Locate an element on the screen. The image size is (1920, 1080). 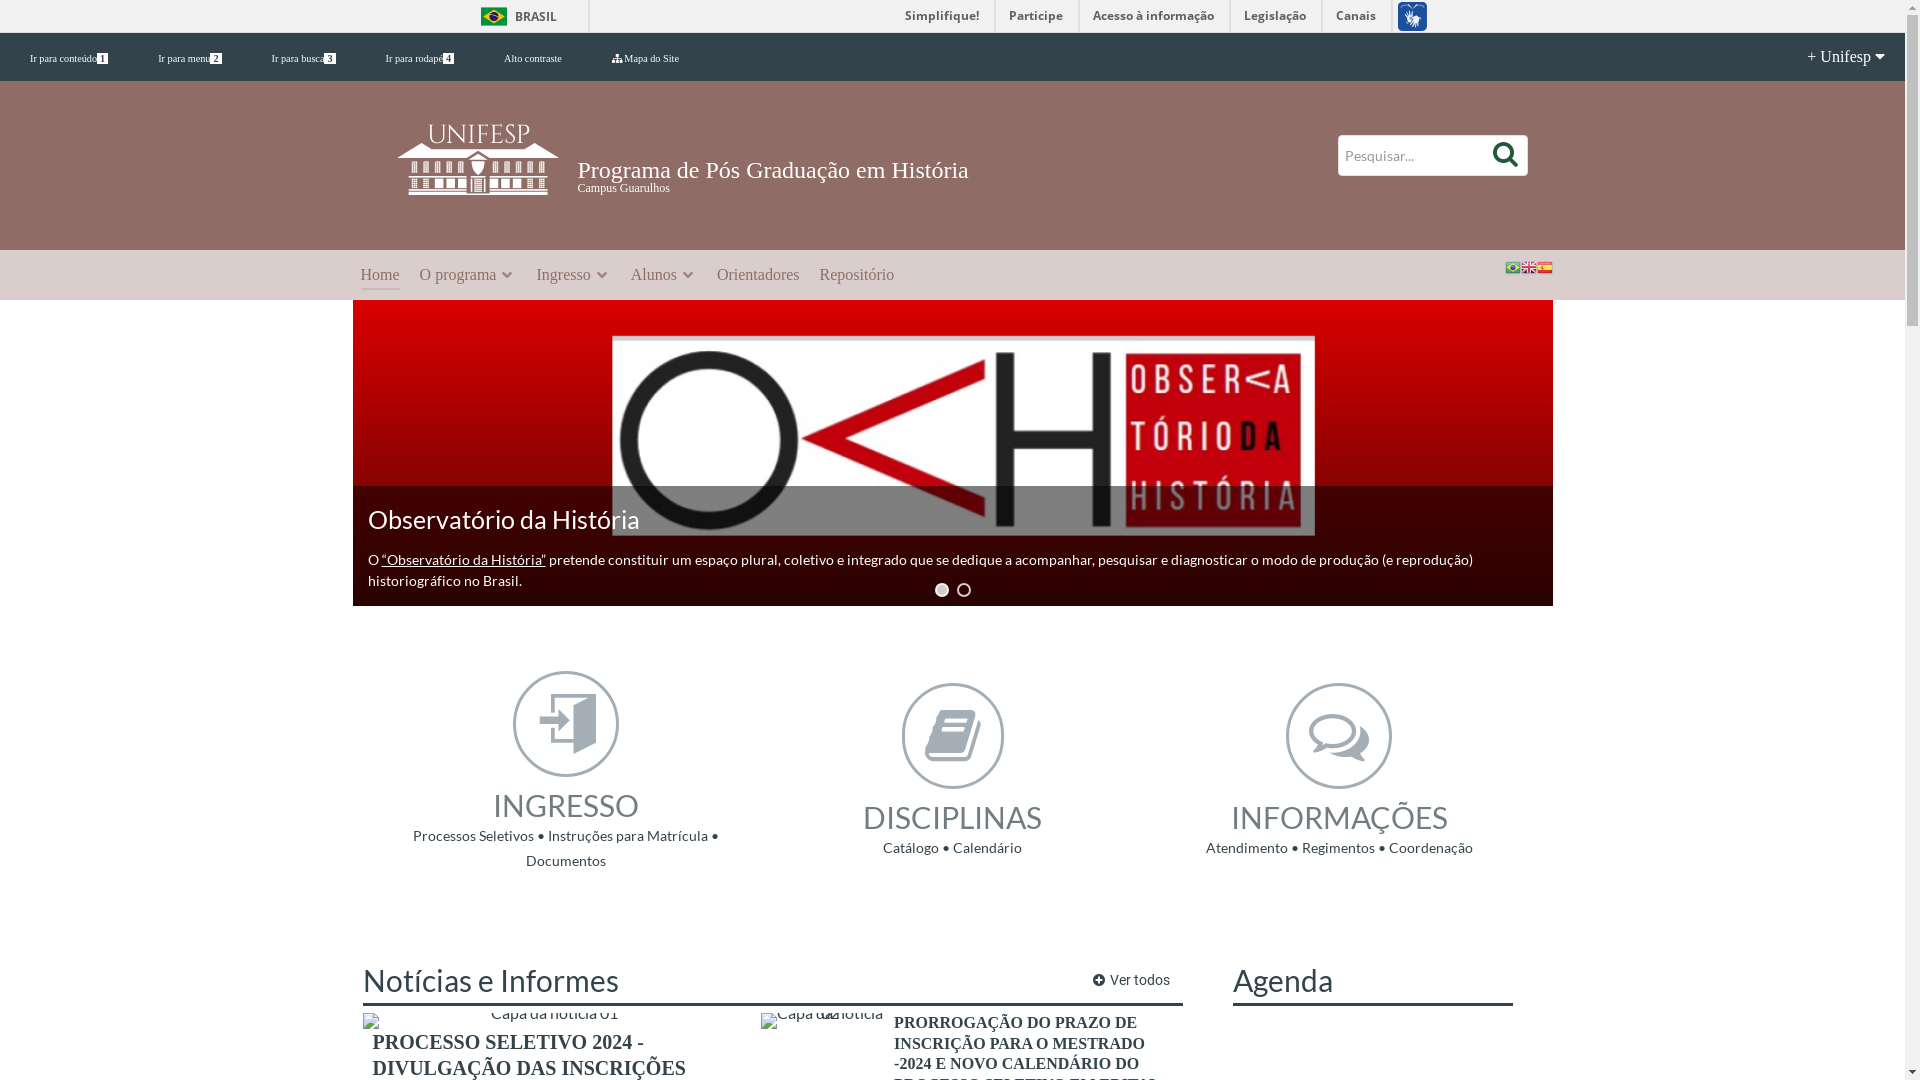
'Home' is located at coordinates (379, 276).